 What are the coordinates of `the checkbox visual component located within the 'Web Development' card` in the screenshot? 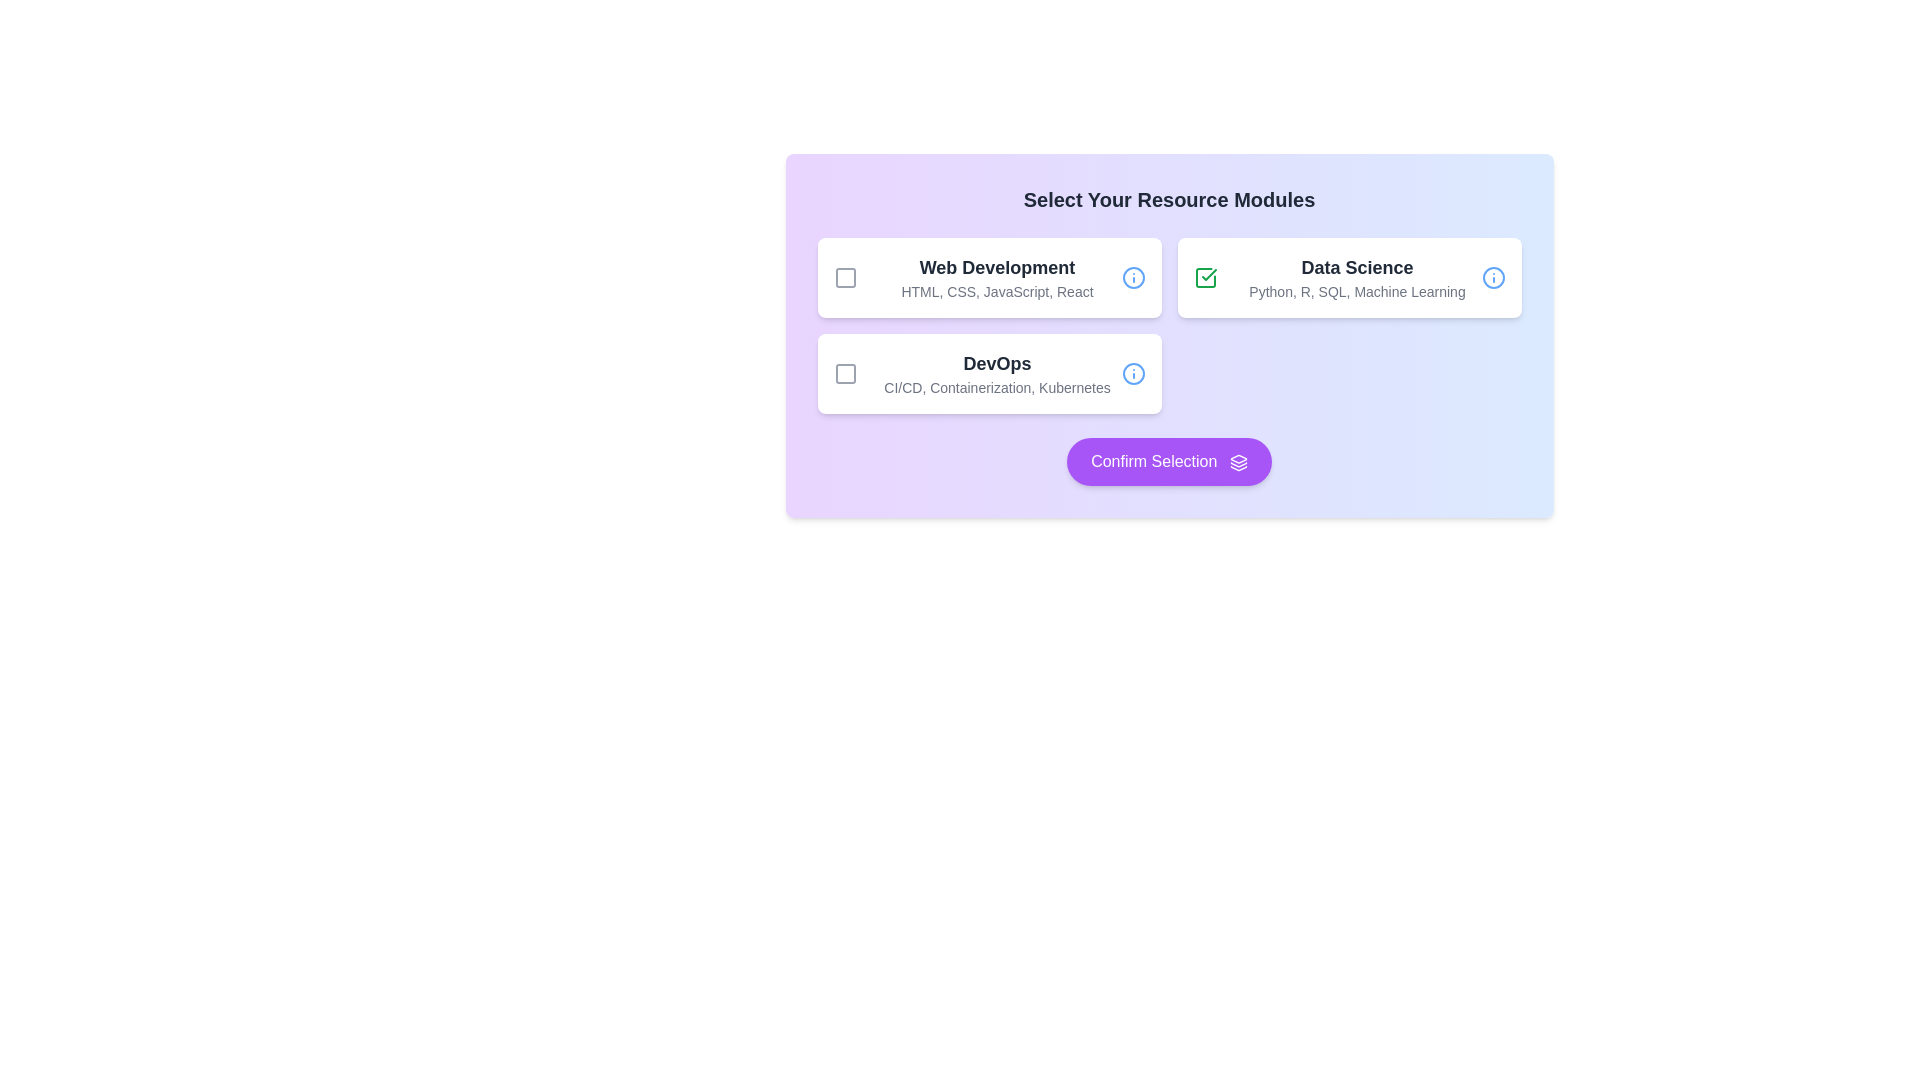 It's located at (845, 277).